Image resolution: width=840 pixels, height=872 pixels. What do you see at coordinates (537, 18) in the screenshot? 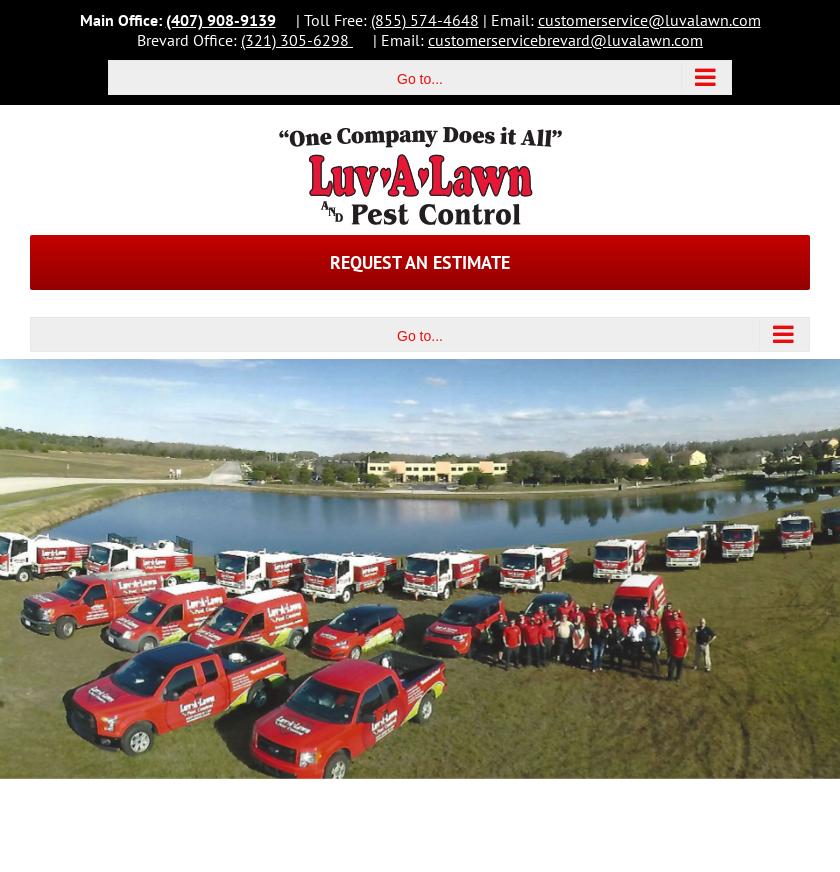
I see `'customerservice@luvalawn.com'` at bounding box center [537, 18].